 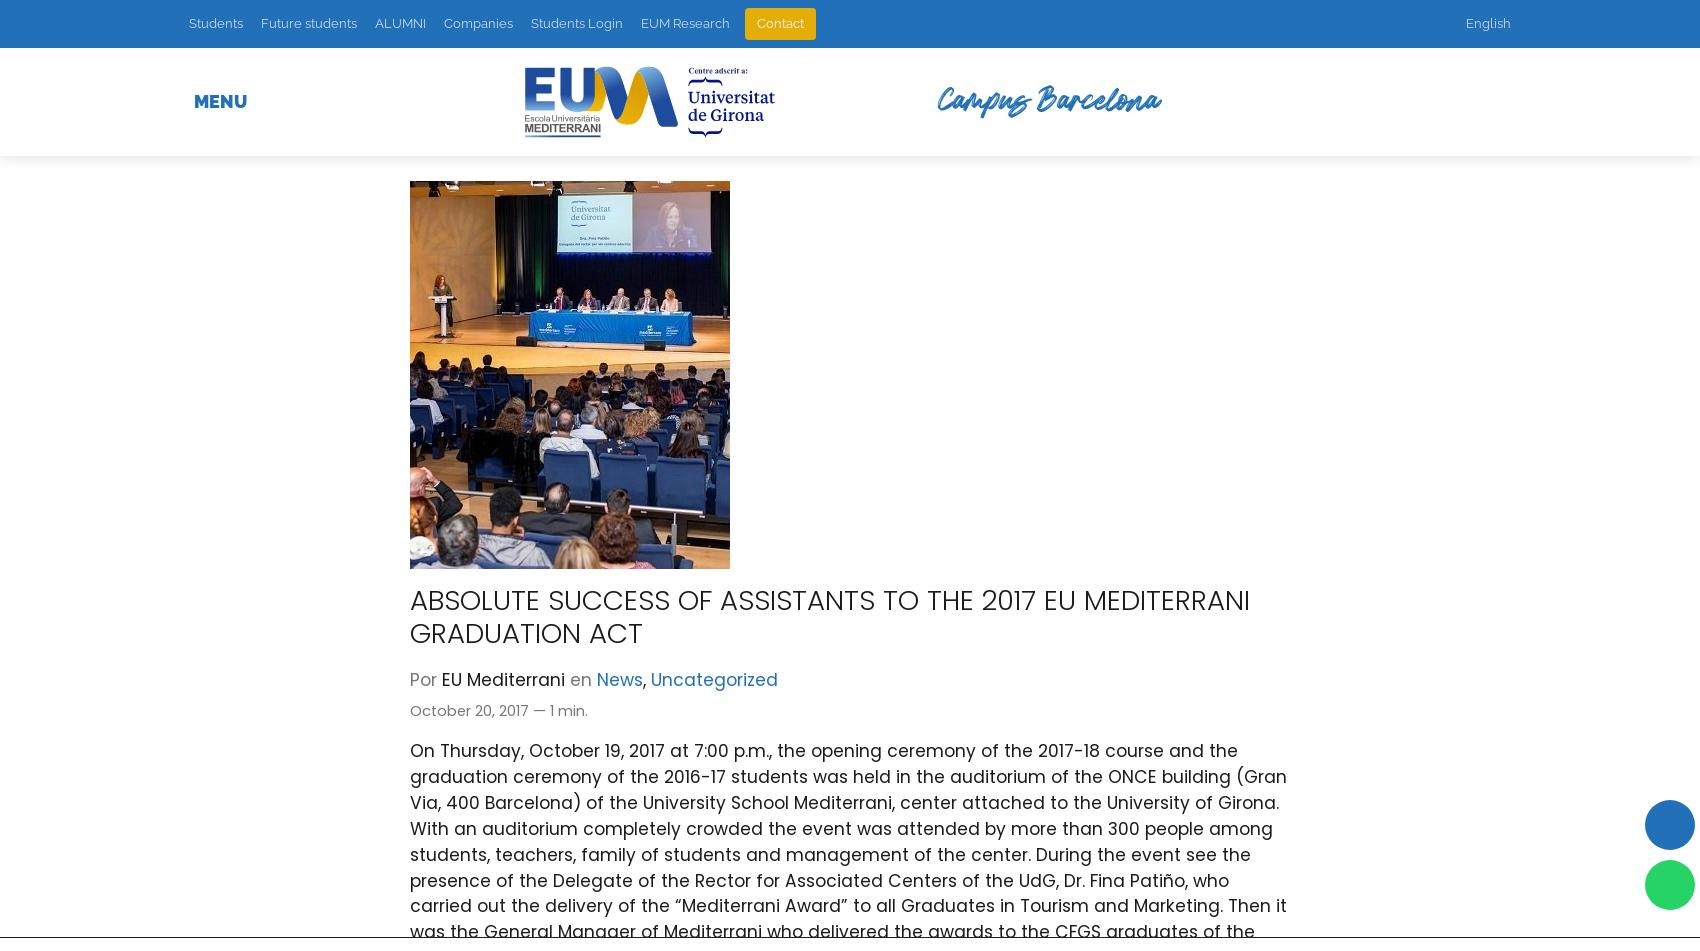 What do you see at coordinates (566, 709) in the screenshot?
I see `'1 min.'` at bounding box center [566, 709].